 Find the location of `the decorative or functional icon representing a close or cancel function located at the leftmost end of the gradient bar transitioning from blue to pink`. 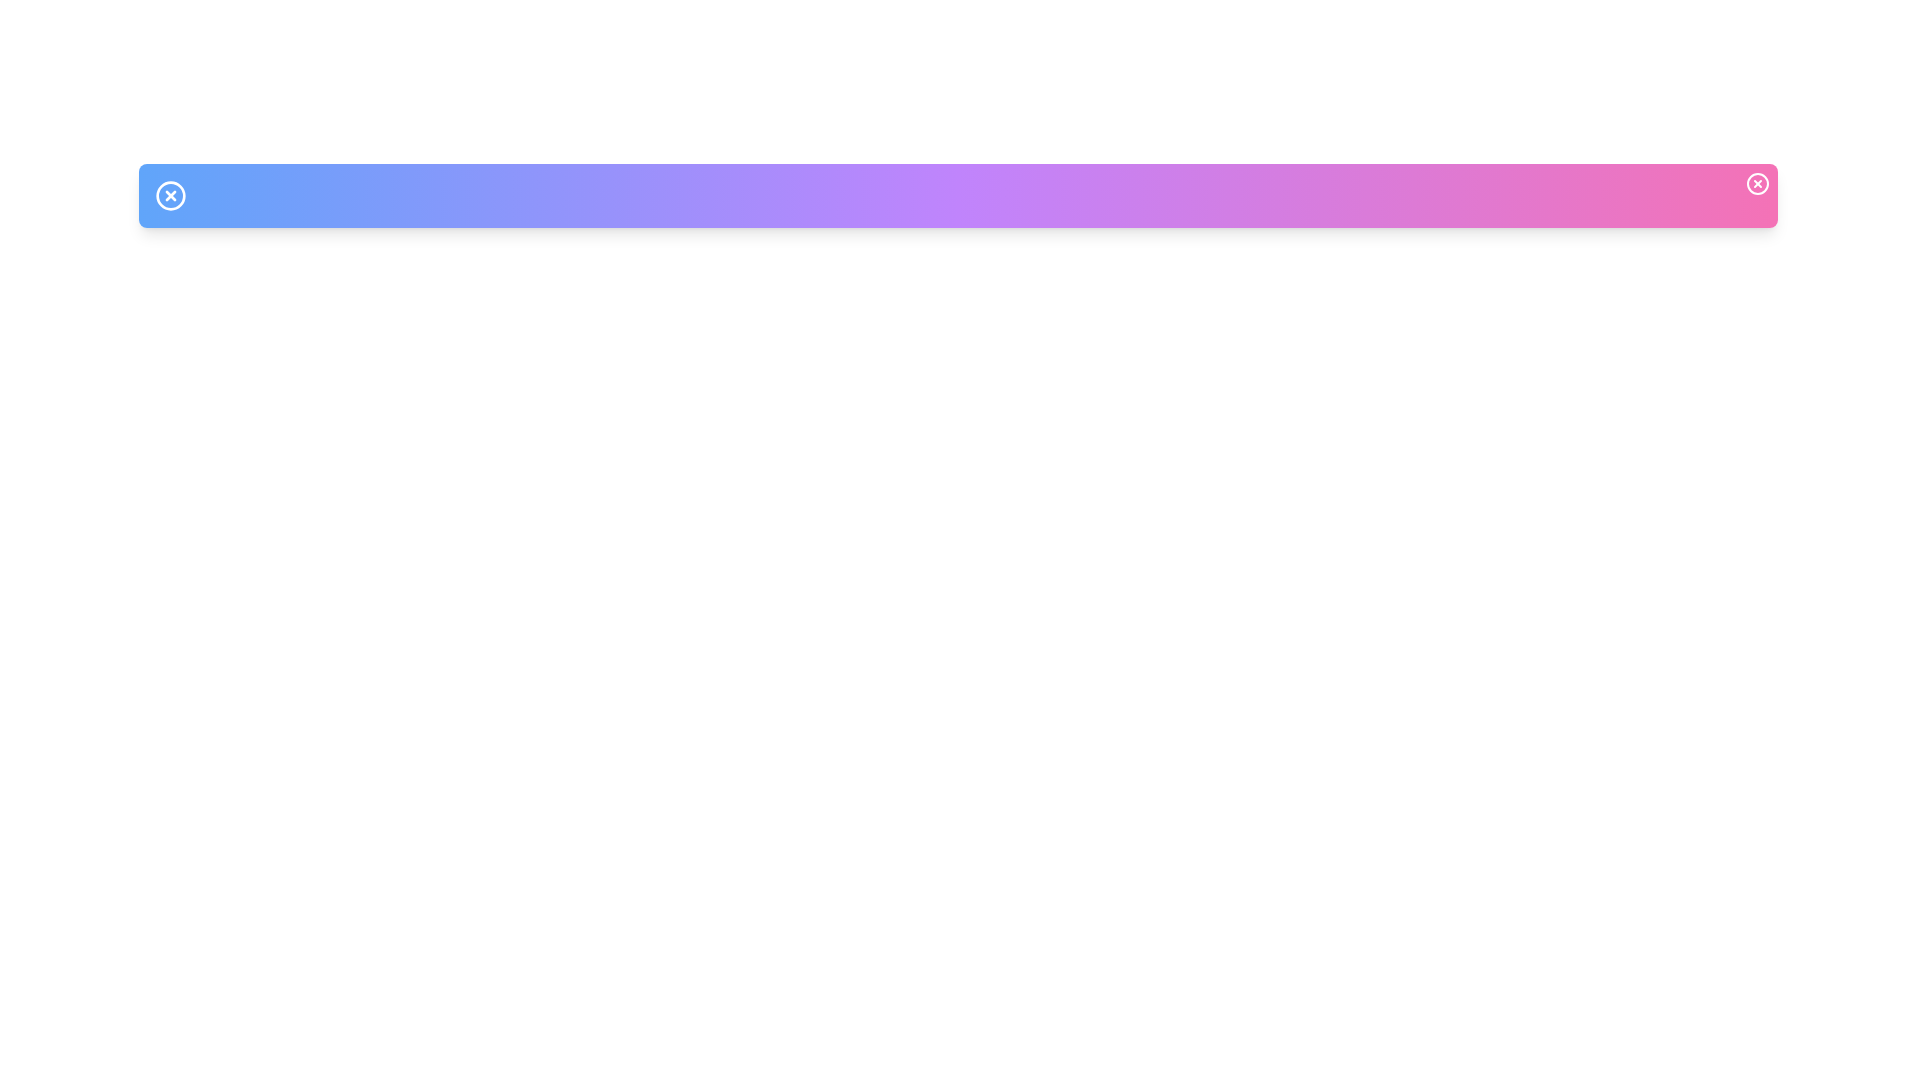

the decorative or functional icon representing a close or cancel function located at the leftmost end of the gradient bar transitioning from blue to pink is located at coordinates (171, 196).